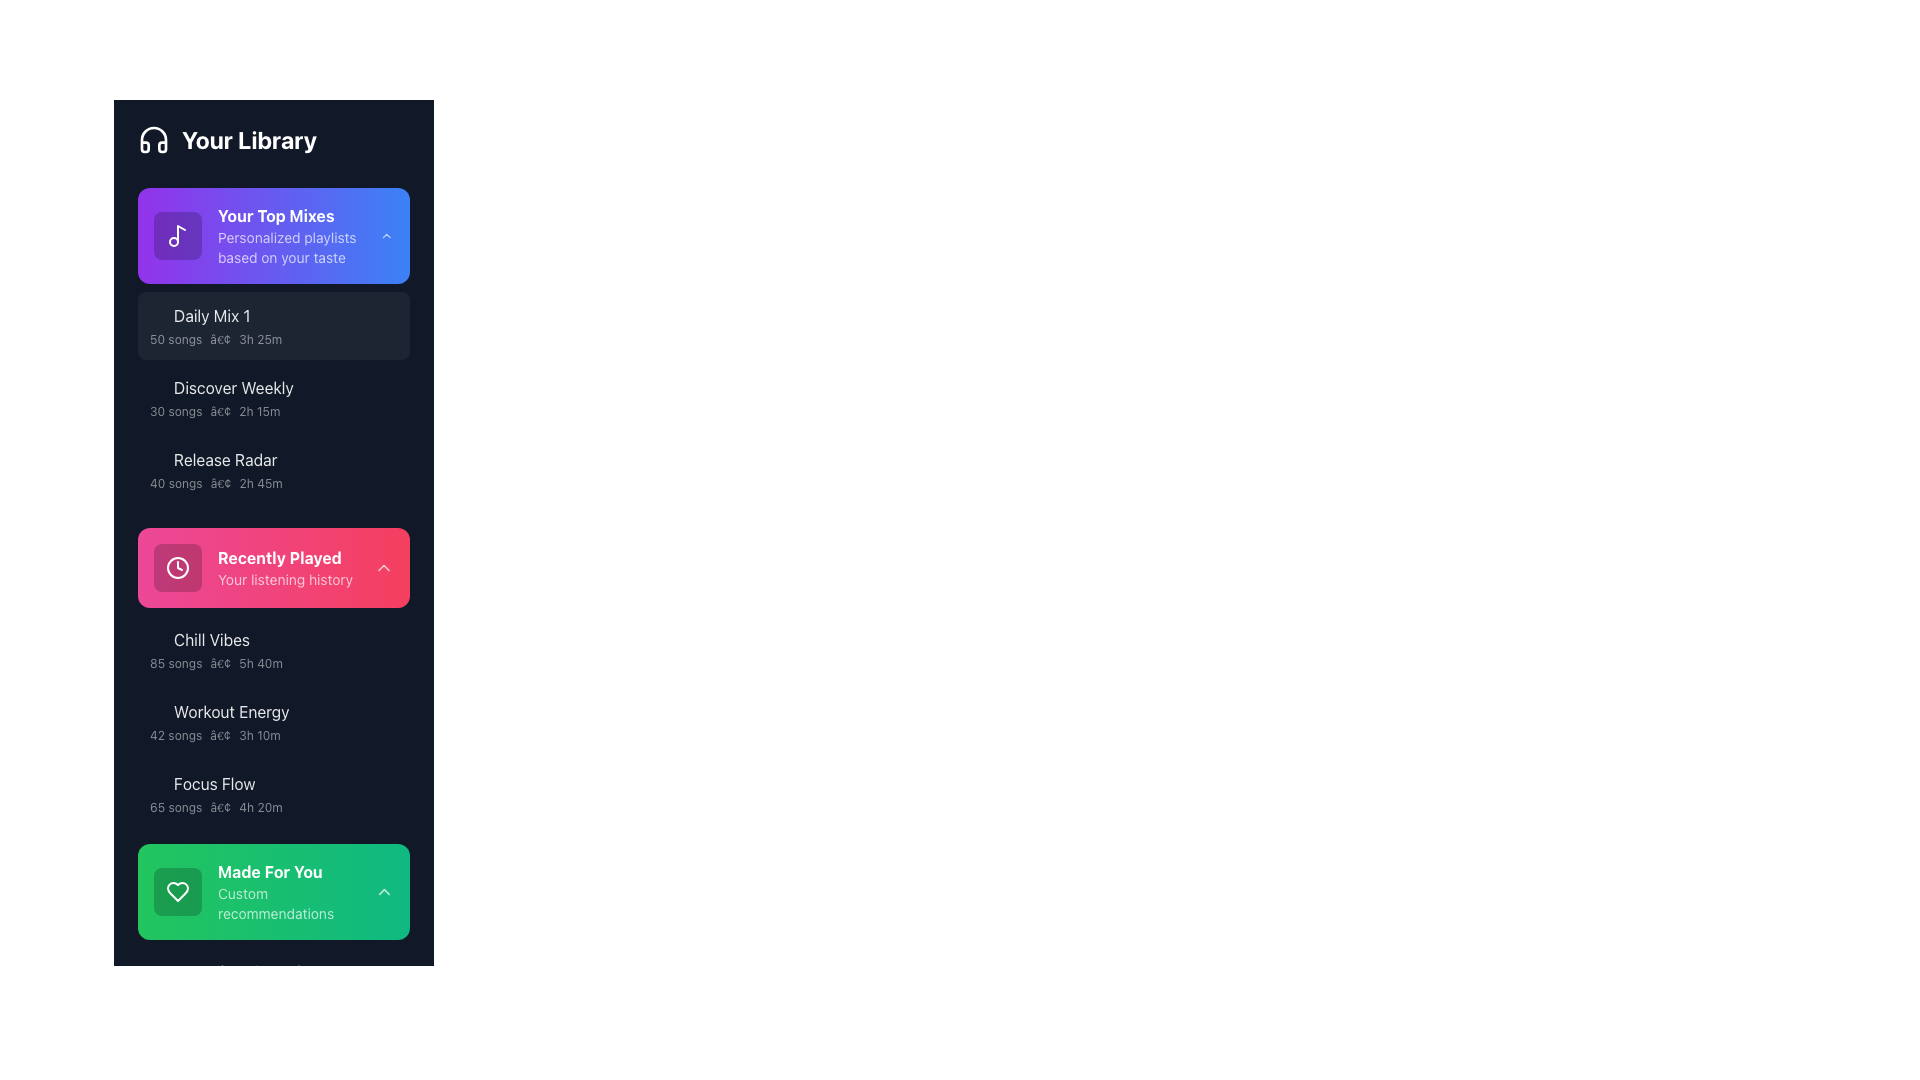  What do you see at coordinates (298, 216) in the screenshot?
I see `the text label titled 'Your Top Mixes' located at the top section of the sidebar, above the subtitle 'Personalized playlists based on your taste'` at bounding box center [298, 216].